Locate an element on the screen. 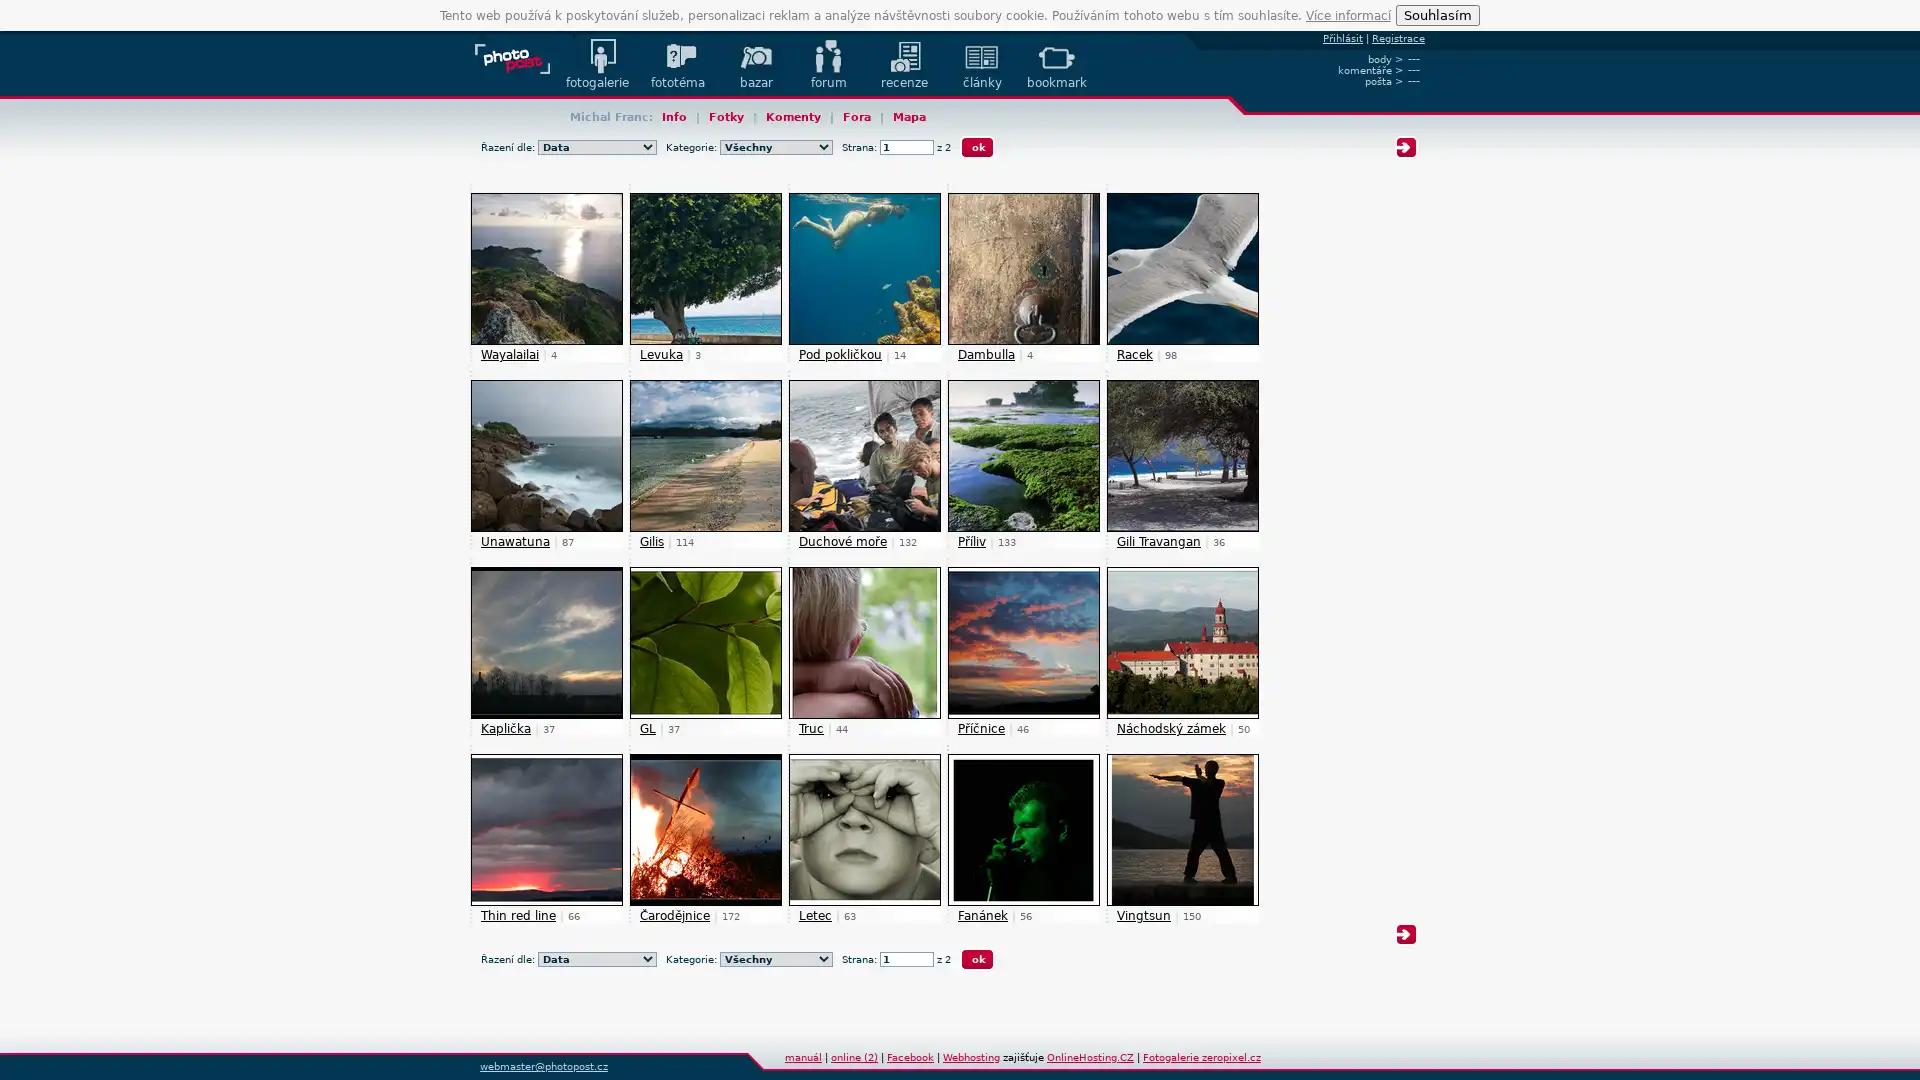  ok is located at coordinates (978, 958).